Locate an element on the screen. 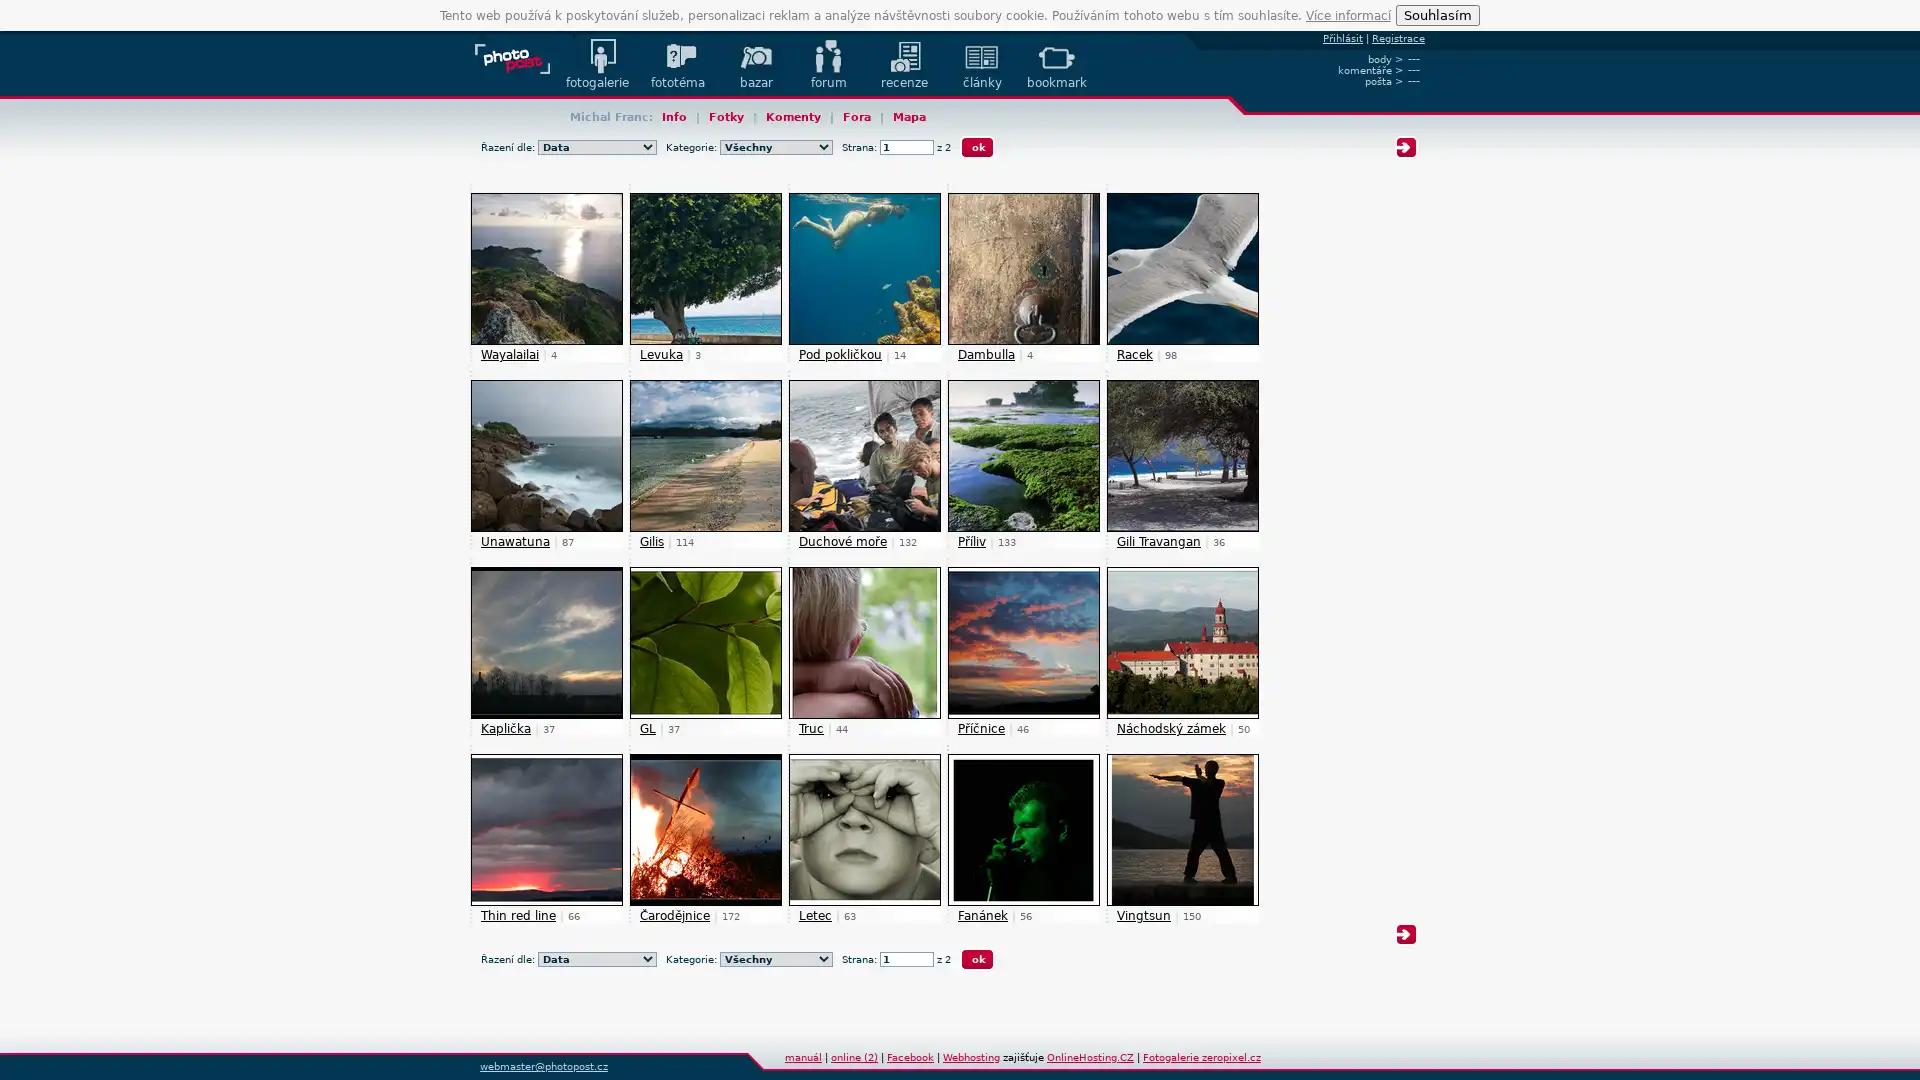  ok is located at coordinates (978, 958).